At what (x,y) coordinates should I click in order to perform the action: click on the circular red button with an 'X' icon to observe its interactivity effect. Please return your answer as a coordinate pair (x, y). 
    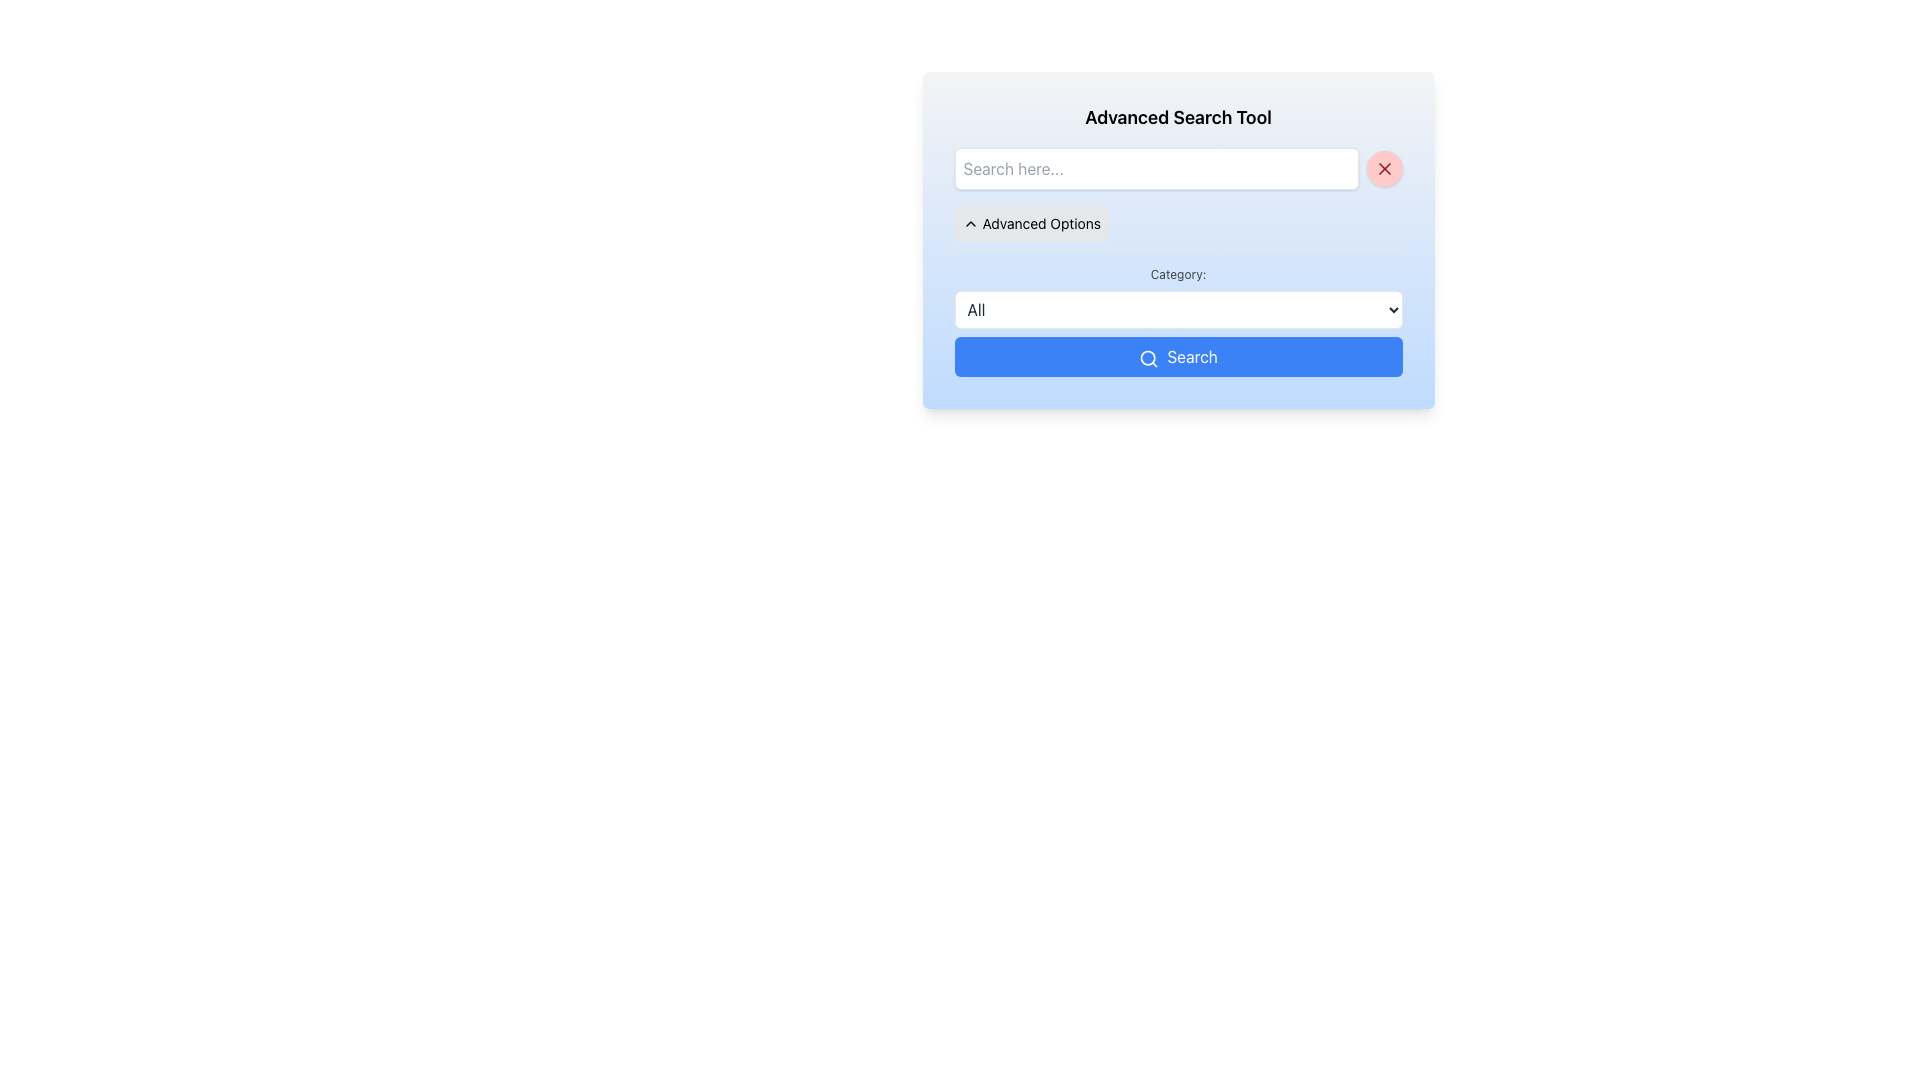
    Looking at the image, I should click on (1383, 168).